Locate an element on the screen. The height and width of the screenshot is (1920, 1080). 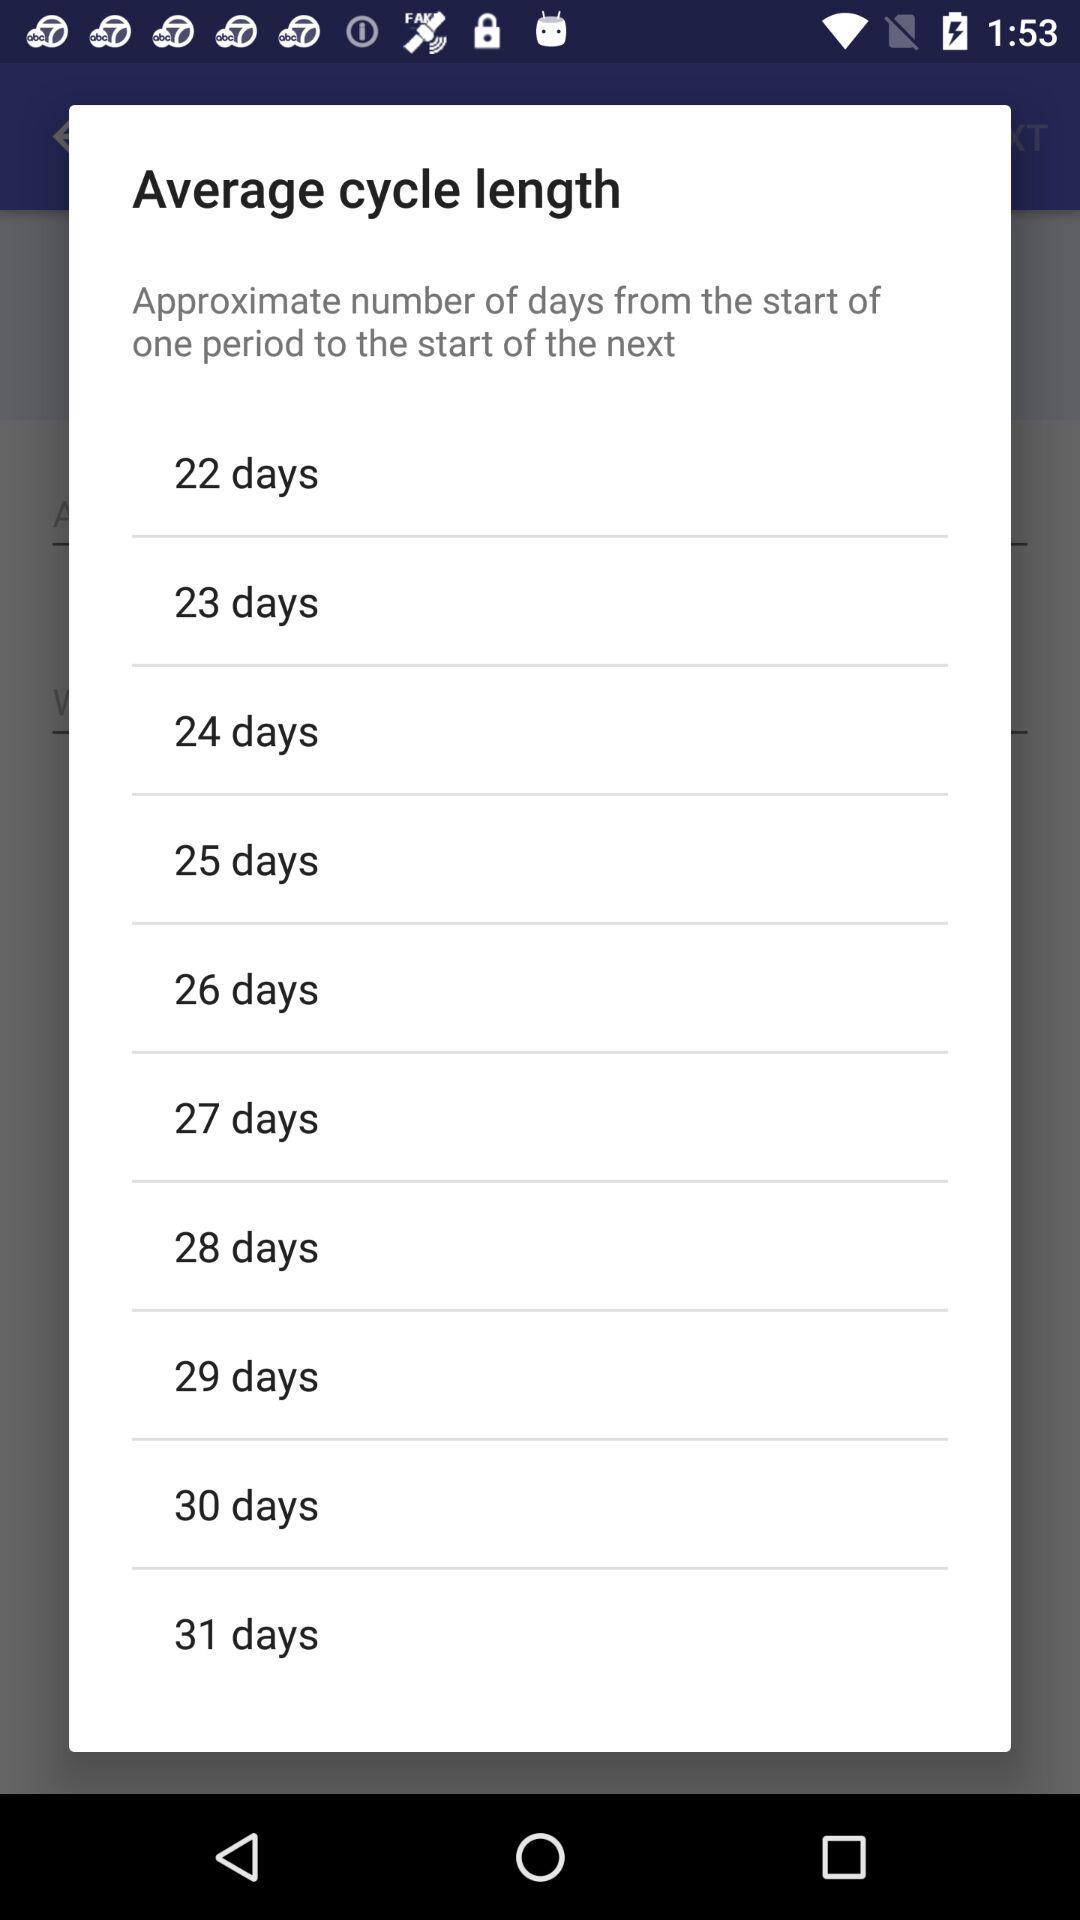
the icon above 31 days icon is located at coordinates (540, 1503).